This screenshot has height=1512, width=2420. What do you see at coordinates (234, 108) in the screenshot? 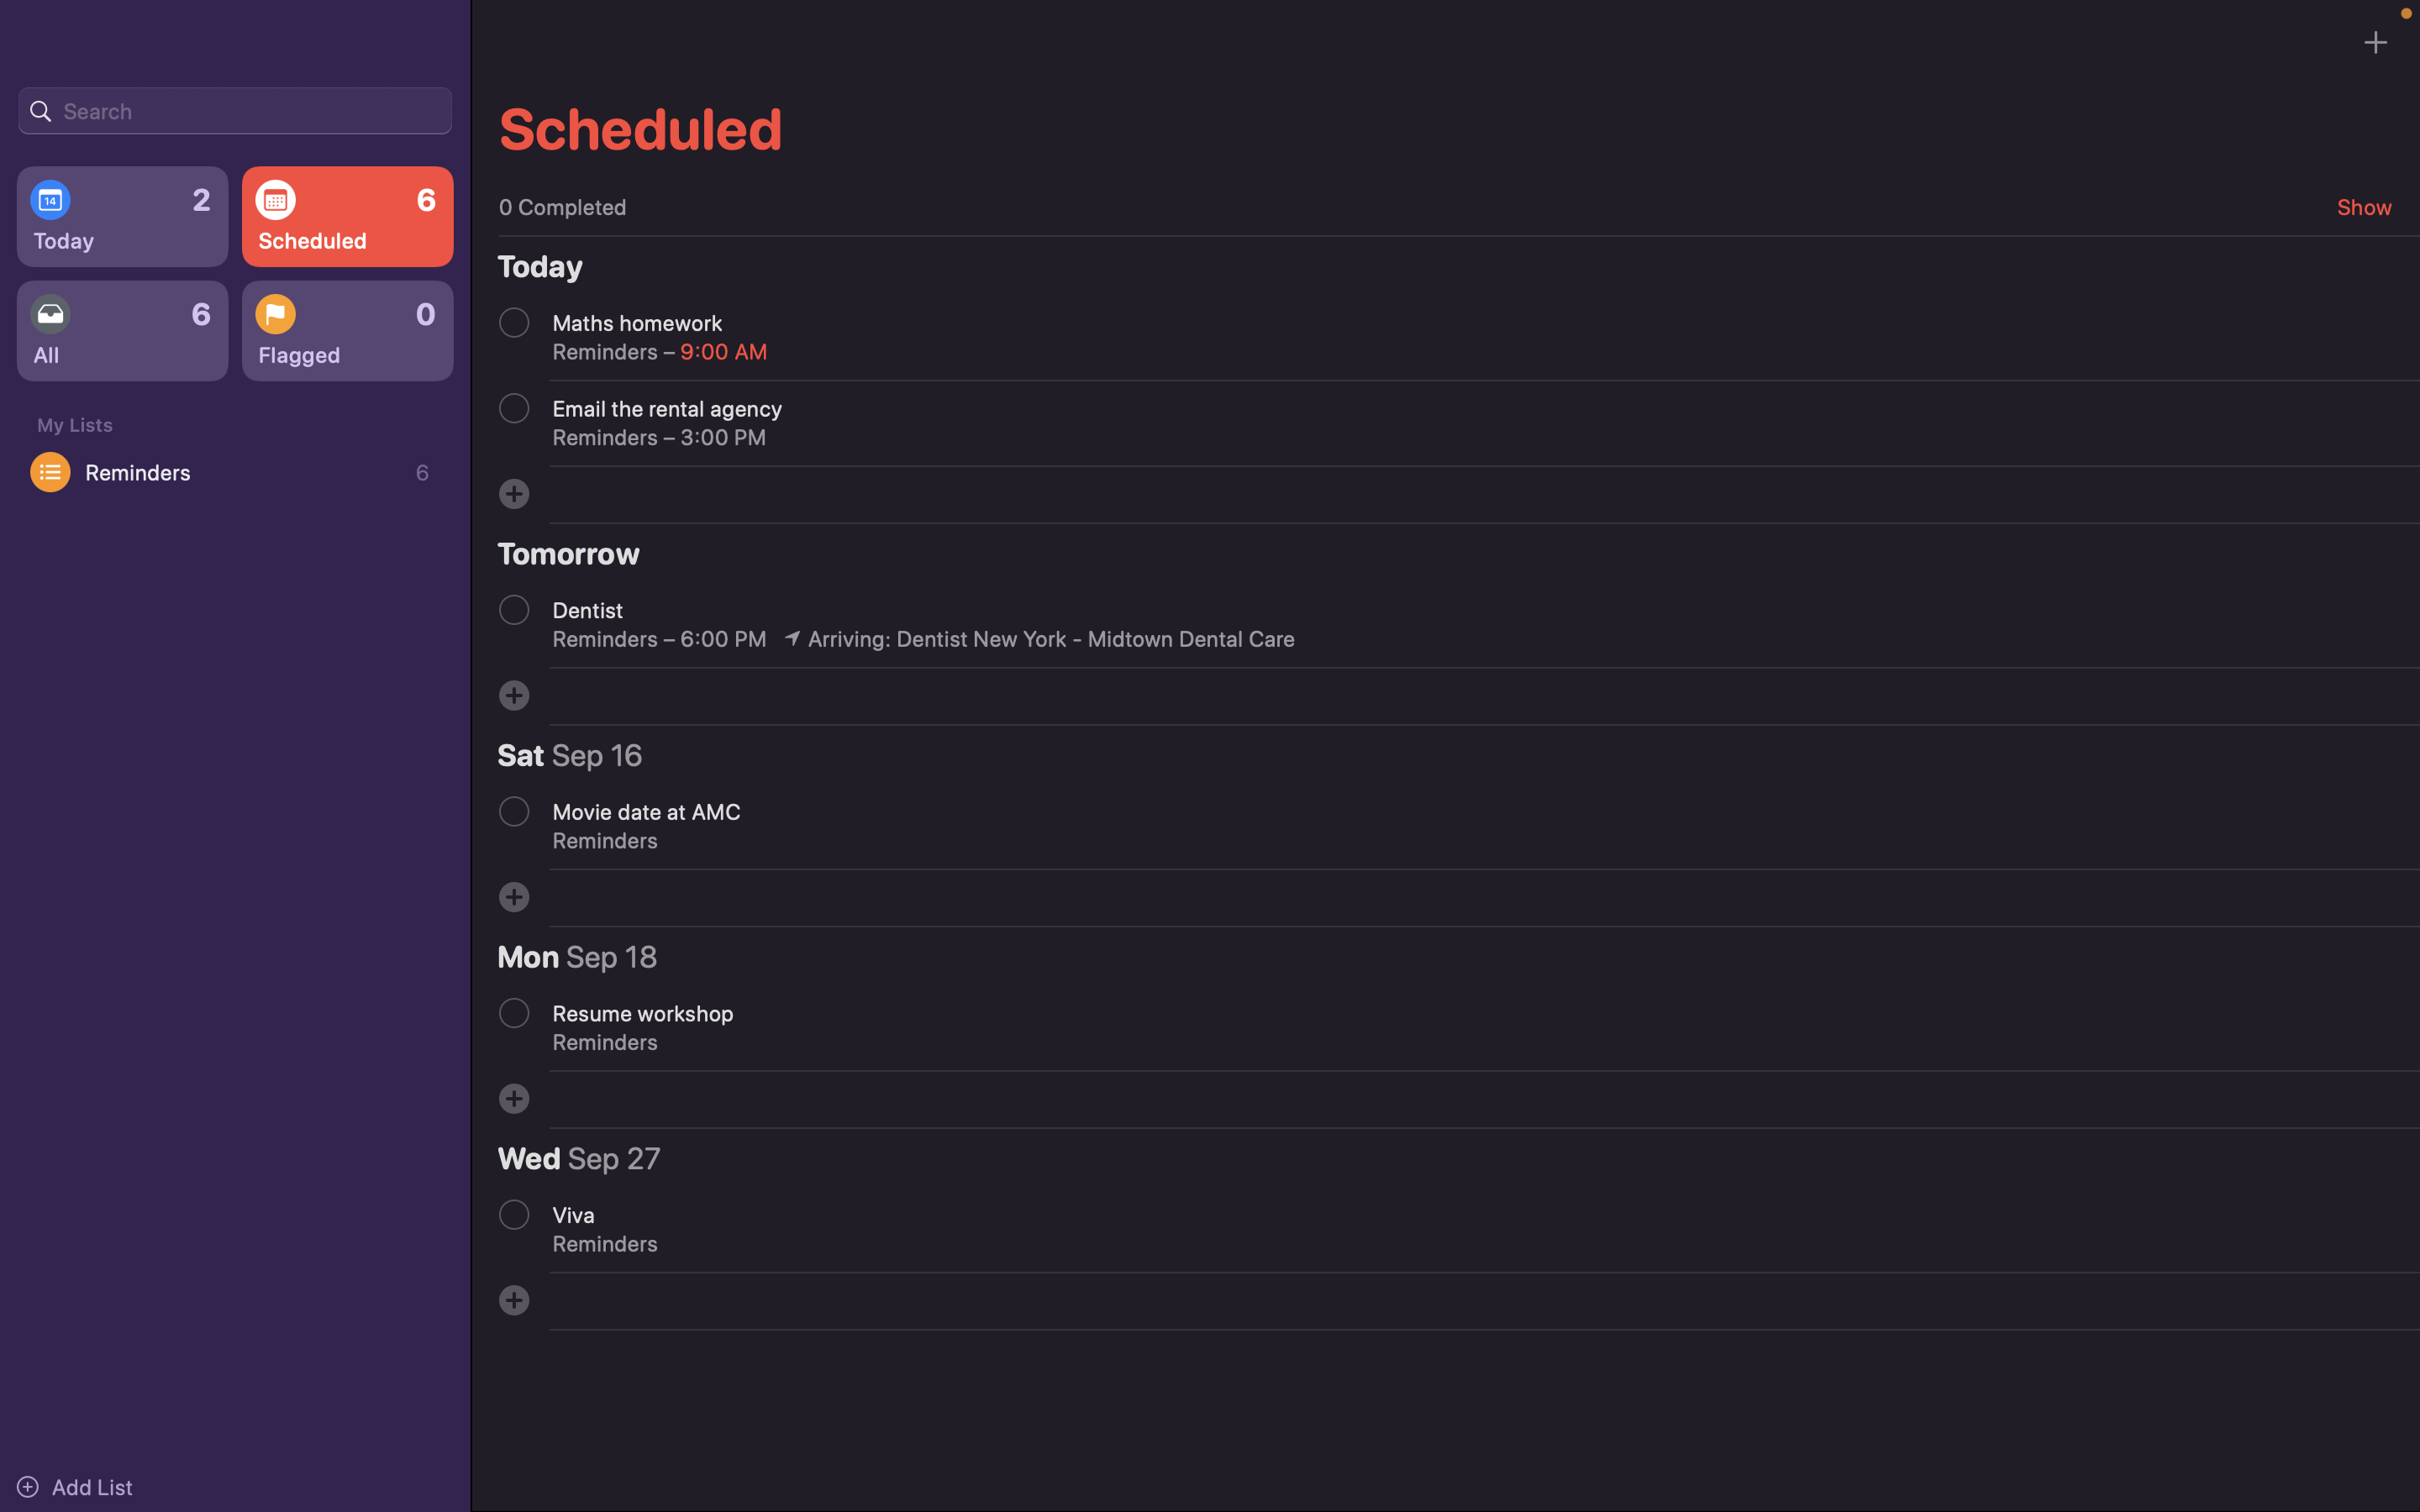
I see `the "Josh birthday" event` at bounding box center [234, 108].